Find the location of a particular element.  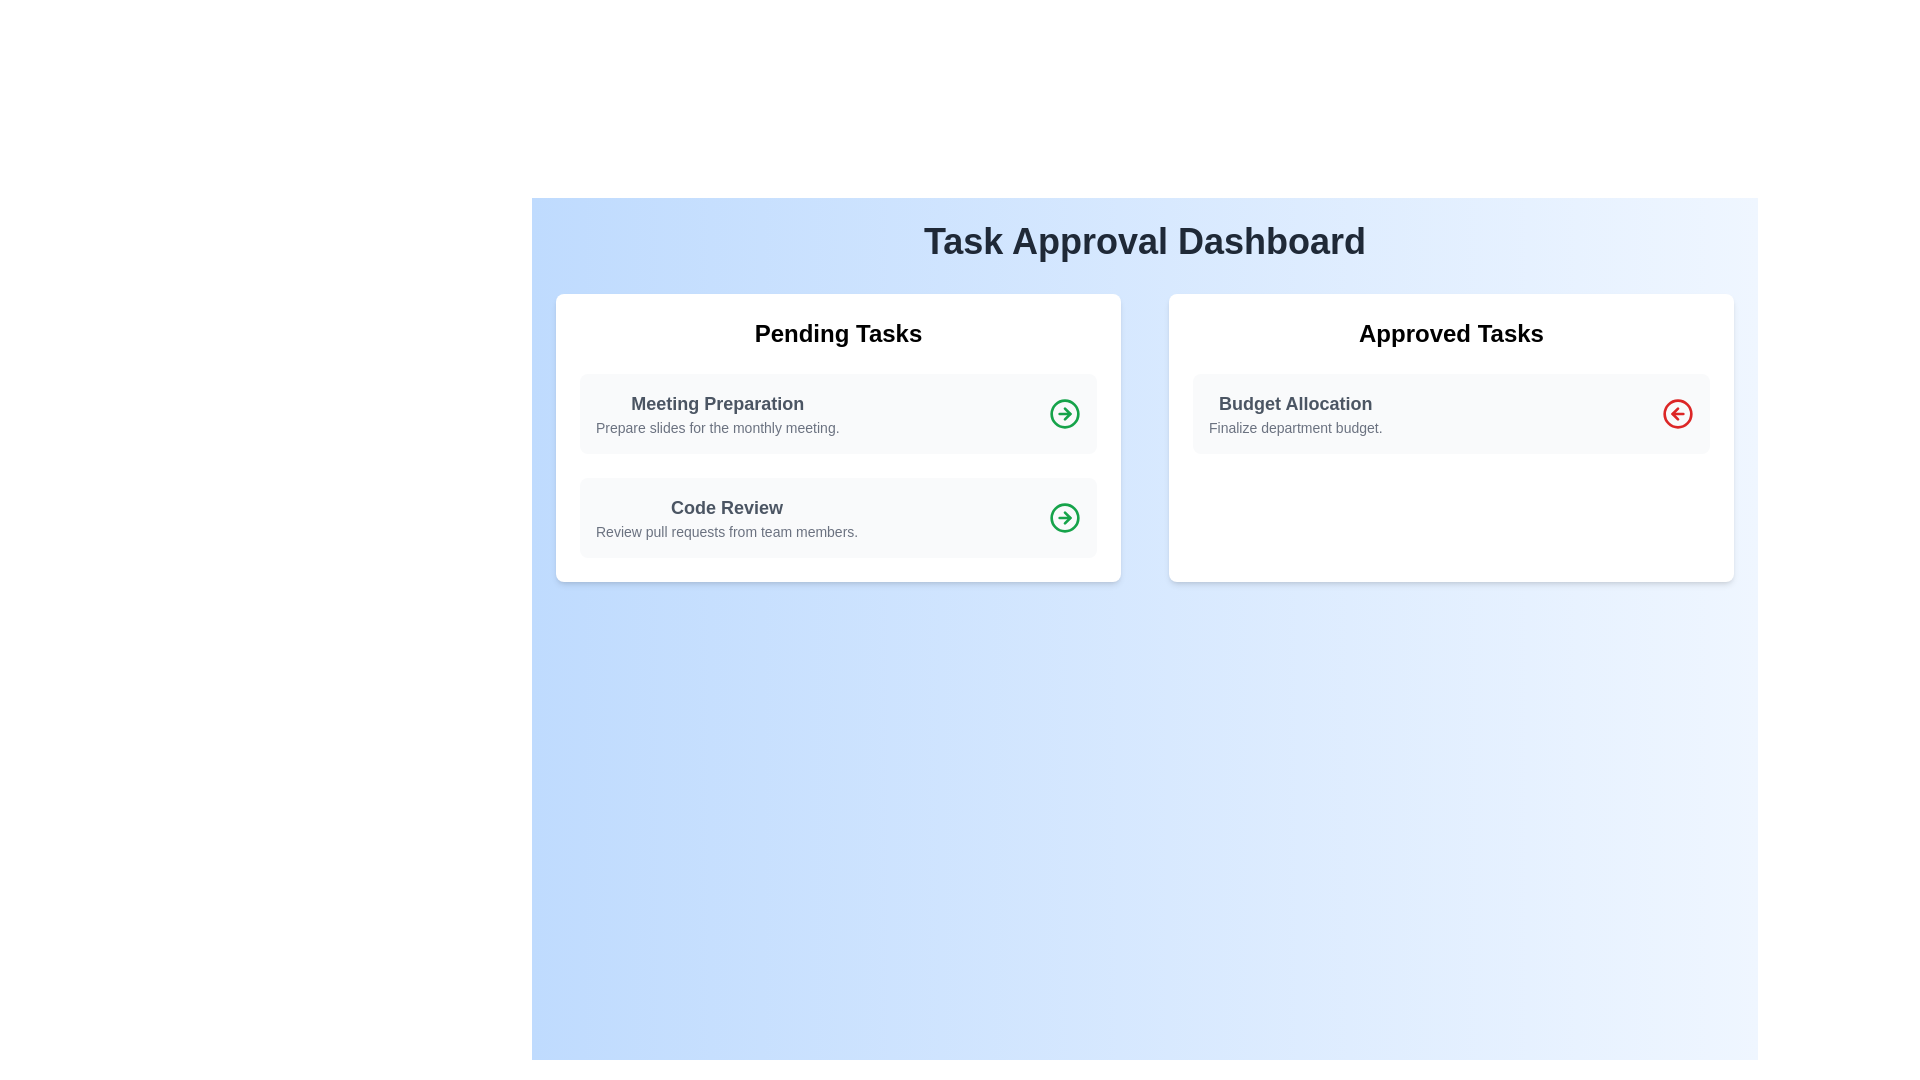

the 'Budget Allocation' task card located in the 'Approved Tasks' section, which is positioned to the right of the 'Pending Tasks' section is located at coordinates (1451, 412).